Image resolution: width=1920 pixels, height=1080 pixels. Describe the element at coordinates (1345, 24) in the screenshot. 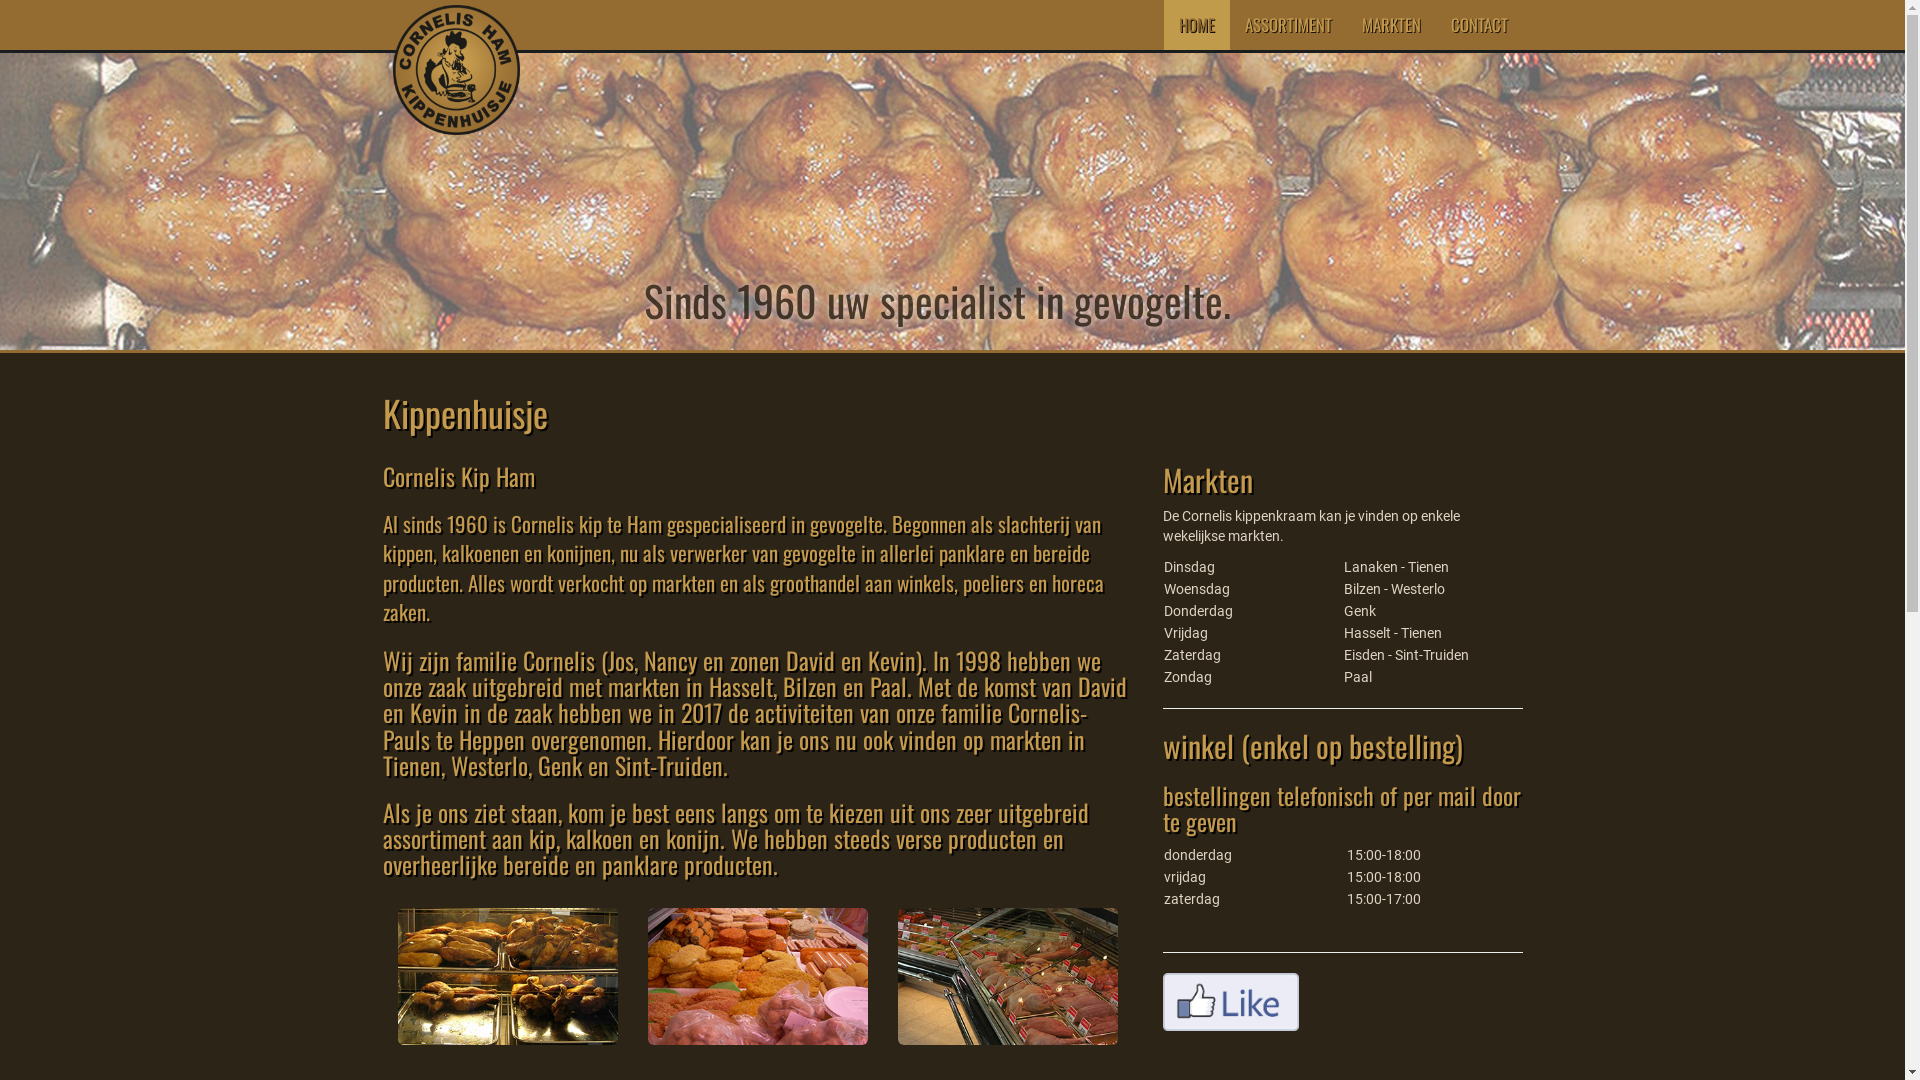

I see `'MARKTEN'` at that location.